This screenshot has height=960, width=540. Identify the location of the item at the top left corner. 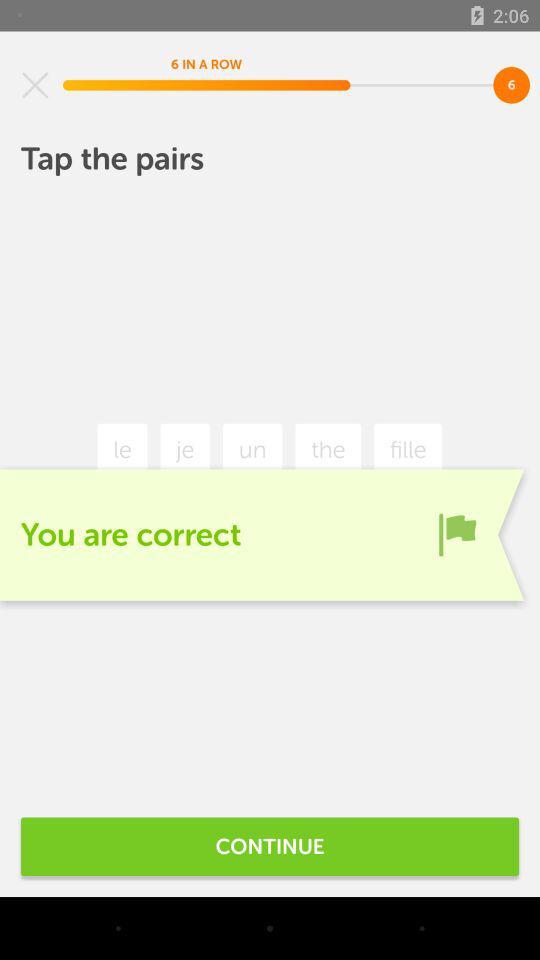
(35, 85).